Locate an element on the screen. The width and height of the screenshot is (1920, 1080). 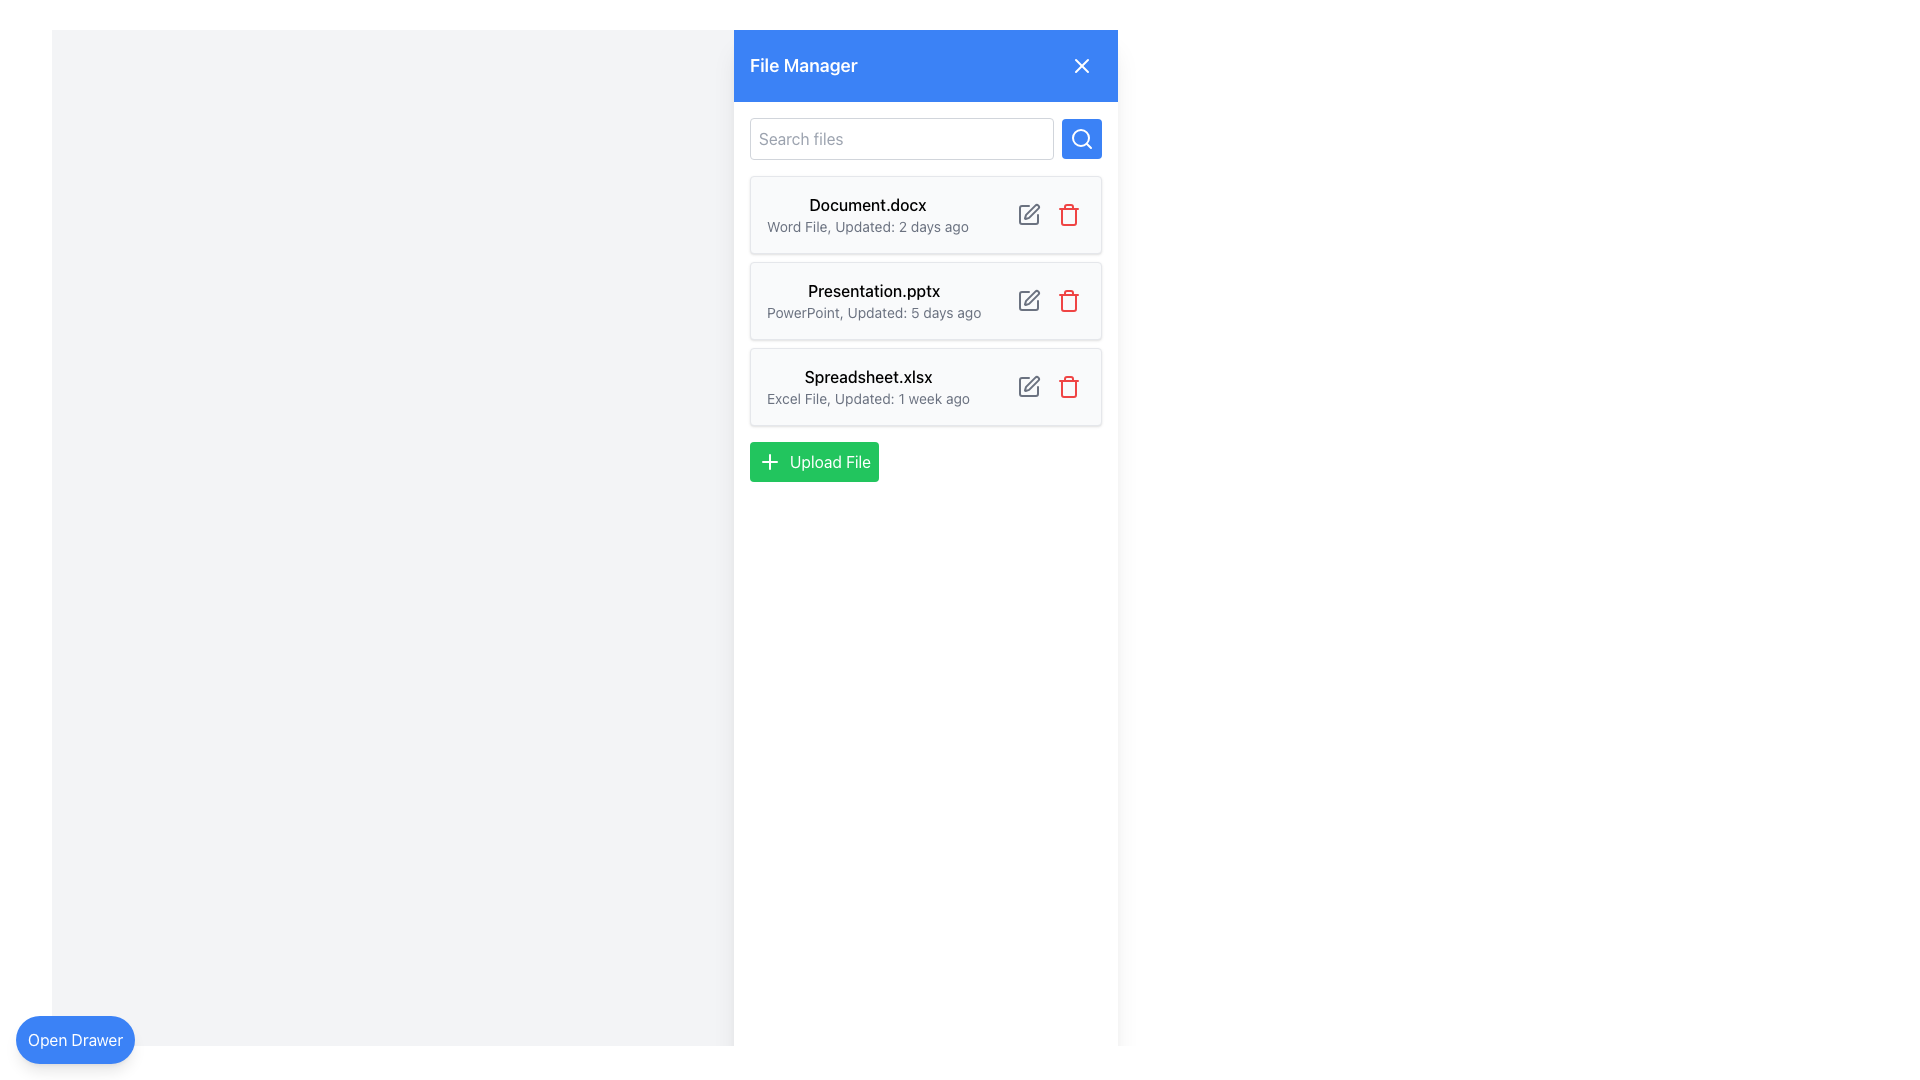
the text label displaying metadata about the associated file, which is located below 'Presentation.pptx' in the right-hand panel under 'File Manager' is located at coordinates (874, 312).